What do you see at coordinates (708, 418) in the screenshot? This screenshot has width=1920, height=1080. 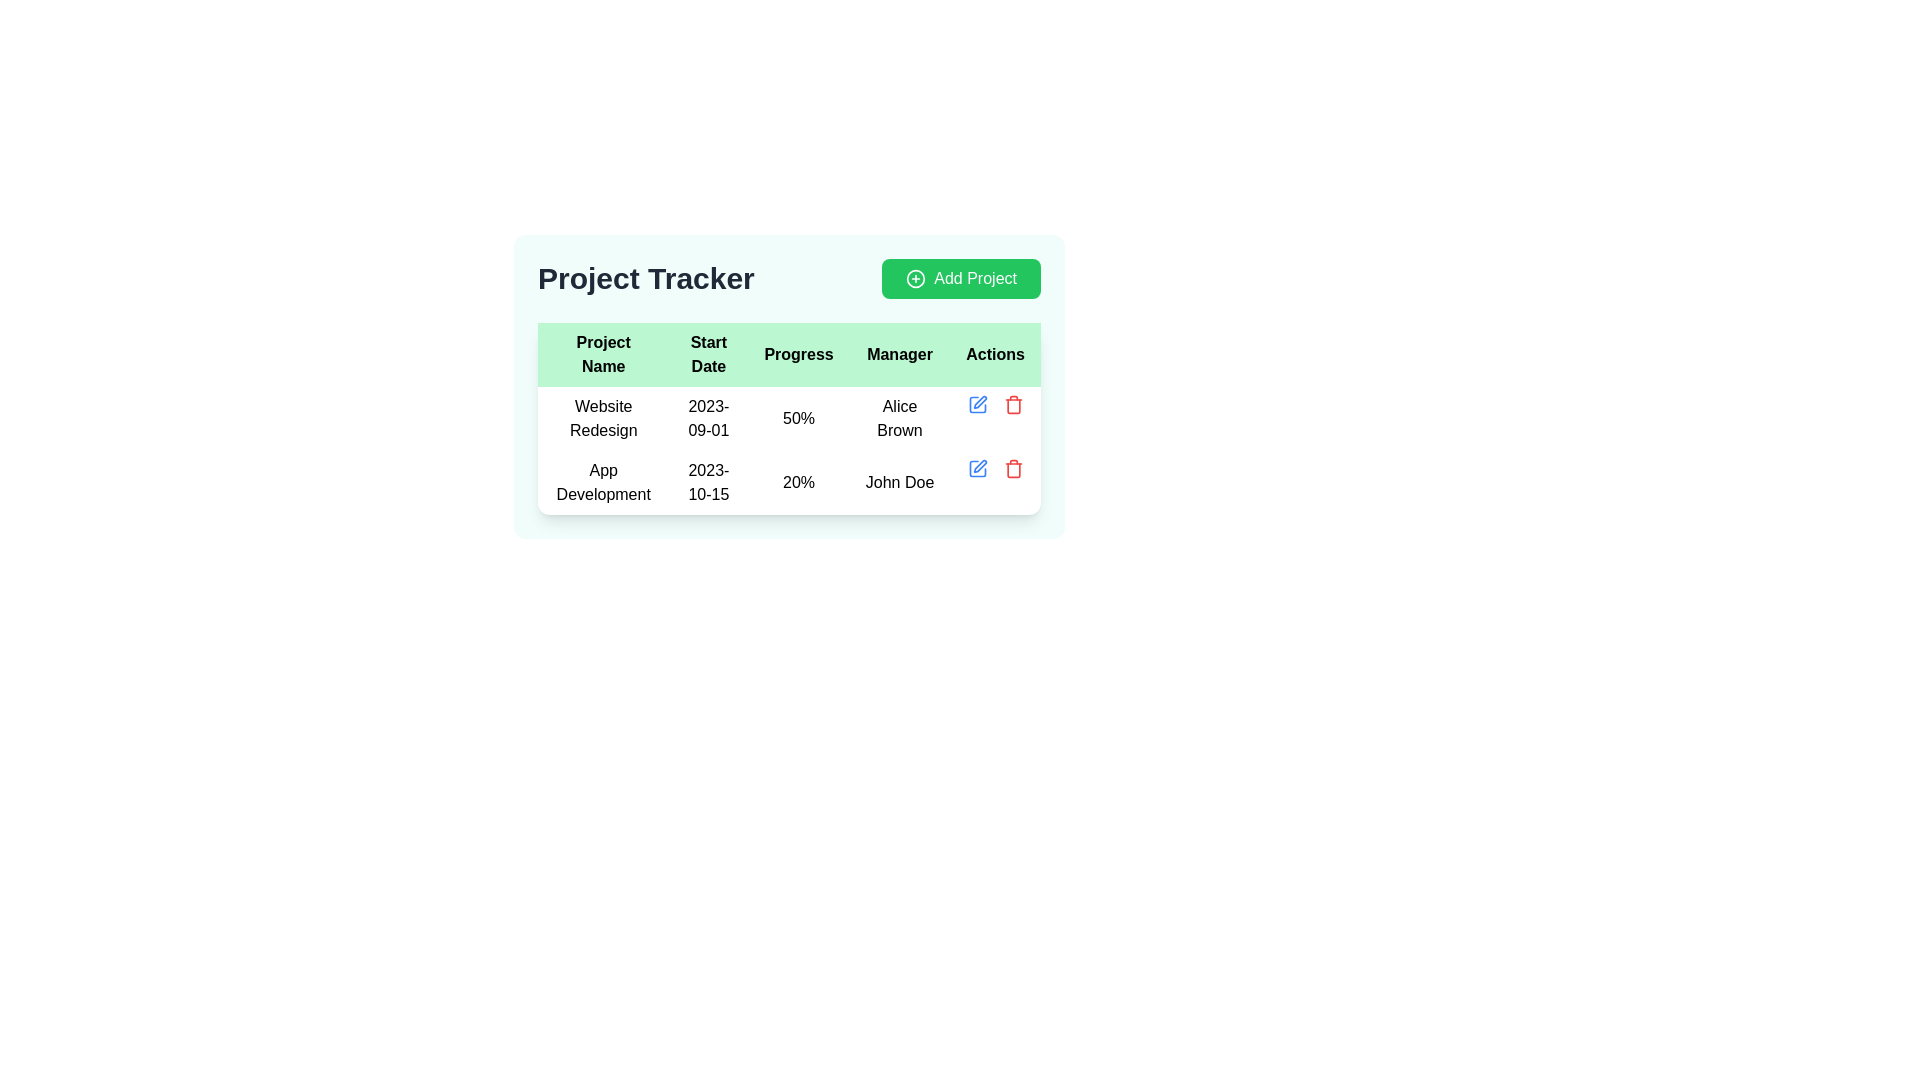 I see `text label representing the start date of the project, located in the second column of the first row in a table-like structure, adjacent to 'Website Redesign' and '50%` at bounding box center [708, 418].